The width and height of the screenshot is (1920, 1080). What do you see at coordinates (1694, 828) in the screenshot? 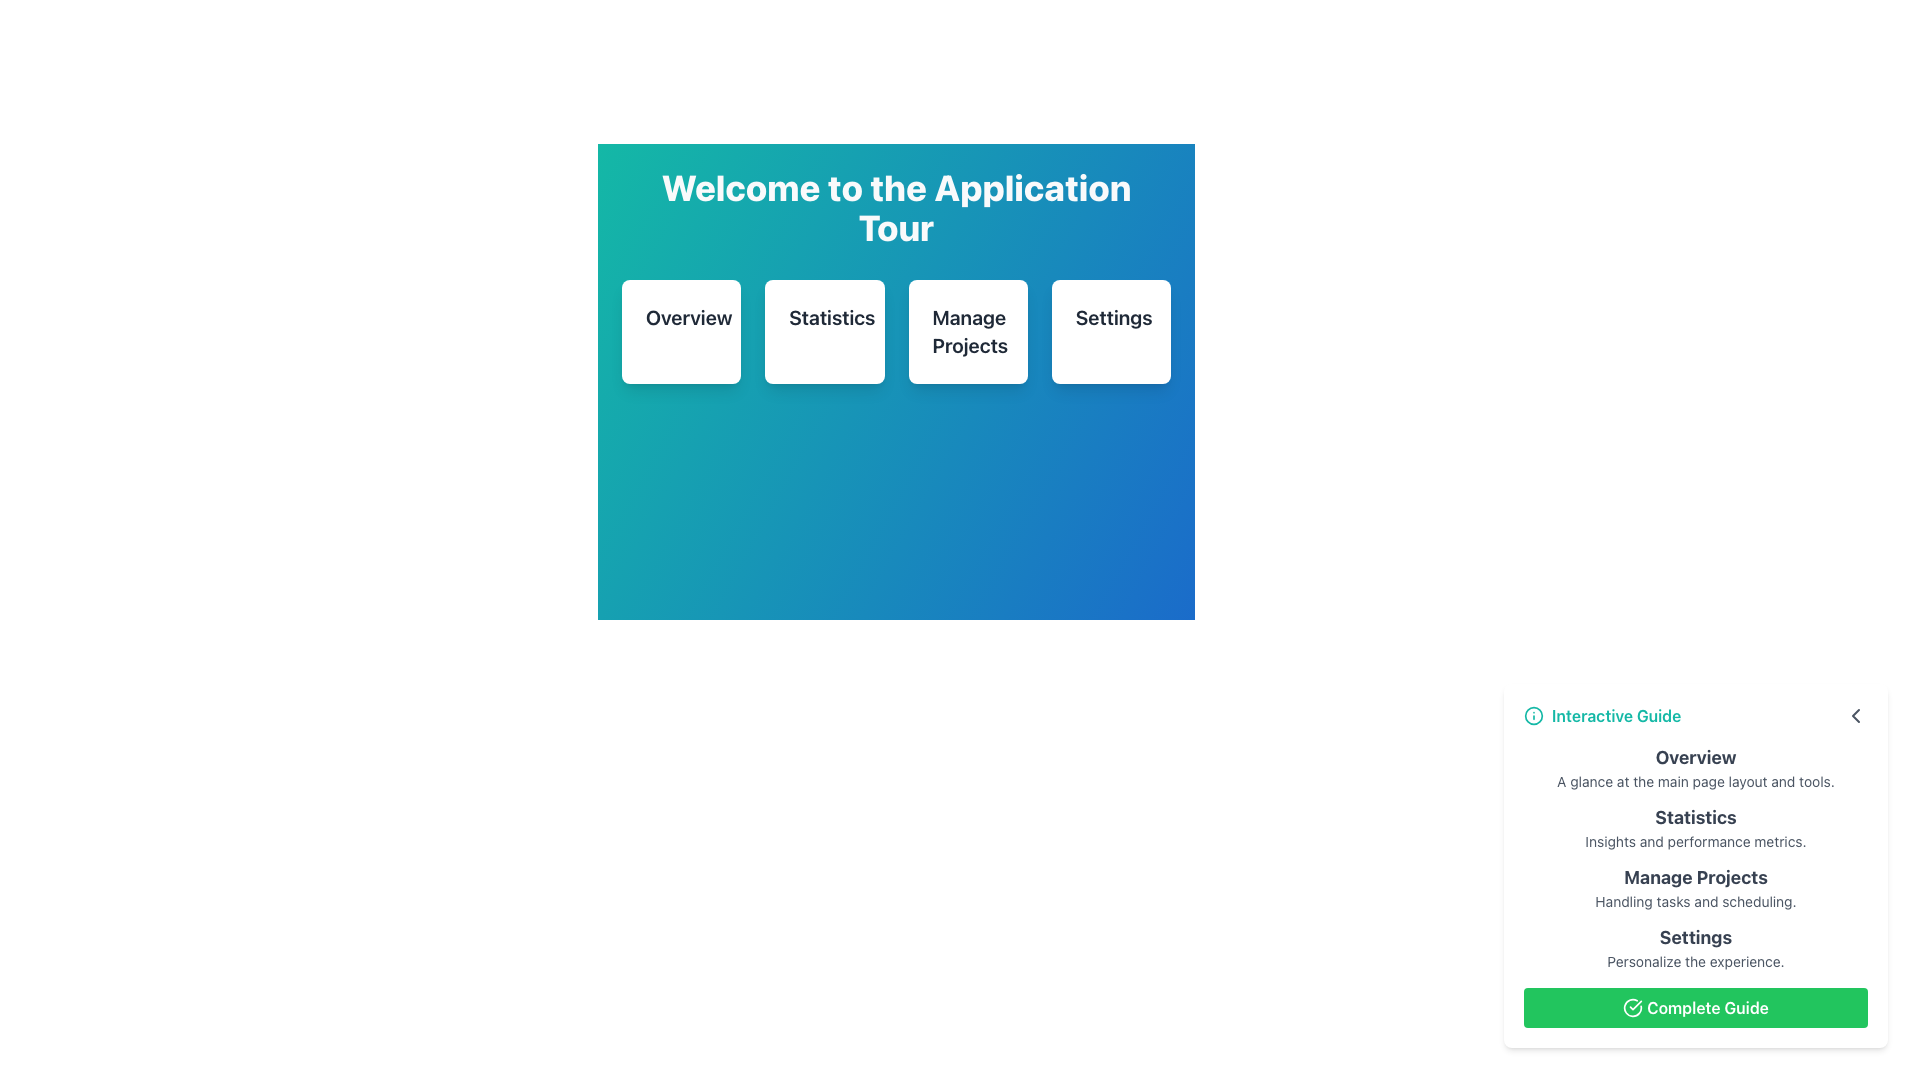
I see `the 'Statistics' section header labeled element` at bounding box center [1694, 828].